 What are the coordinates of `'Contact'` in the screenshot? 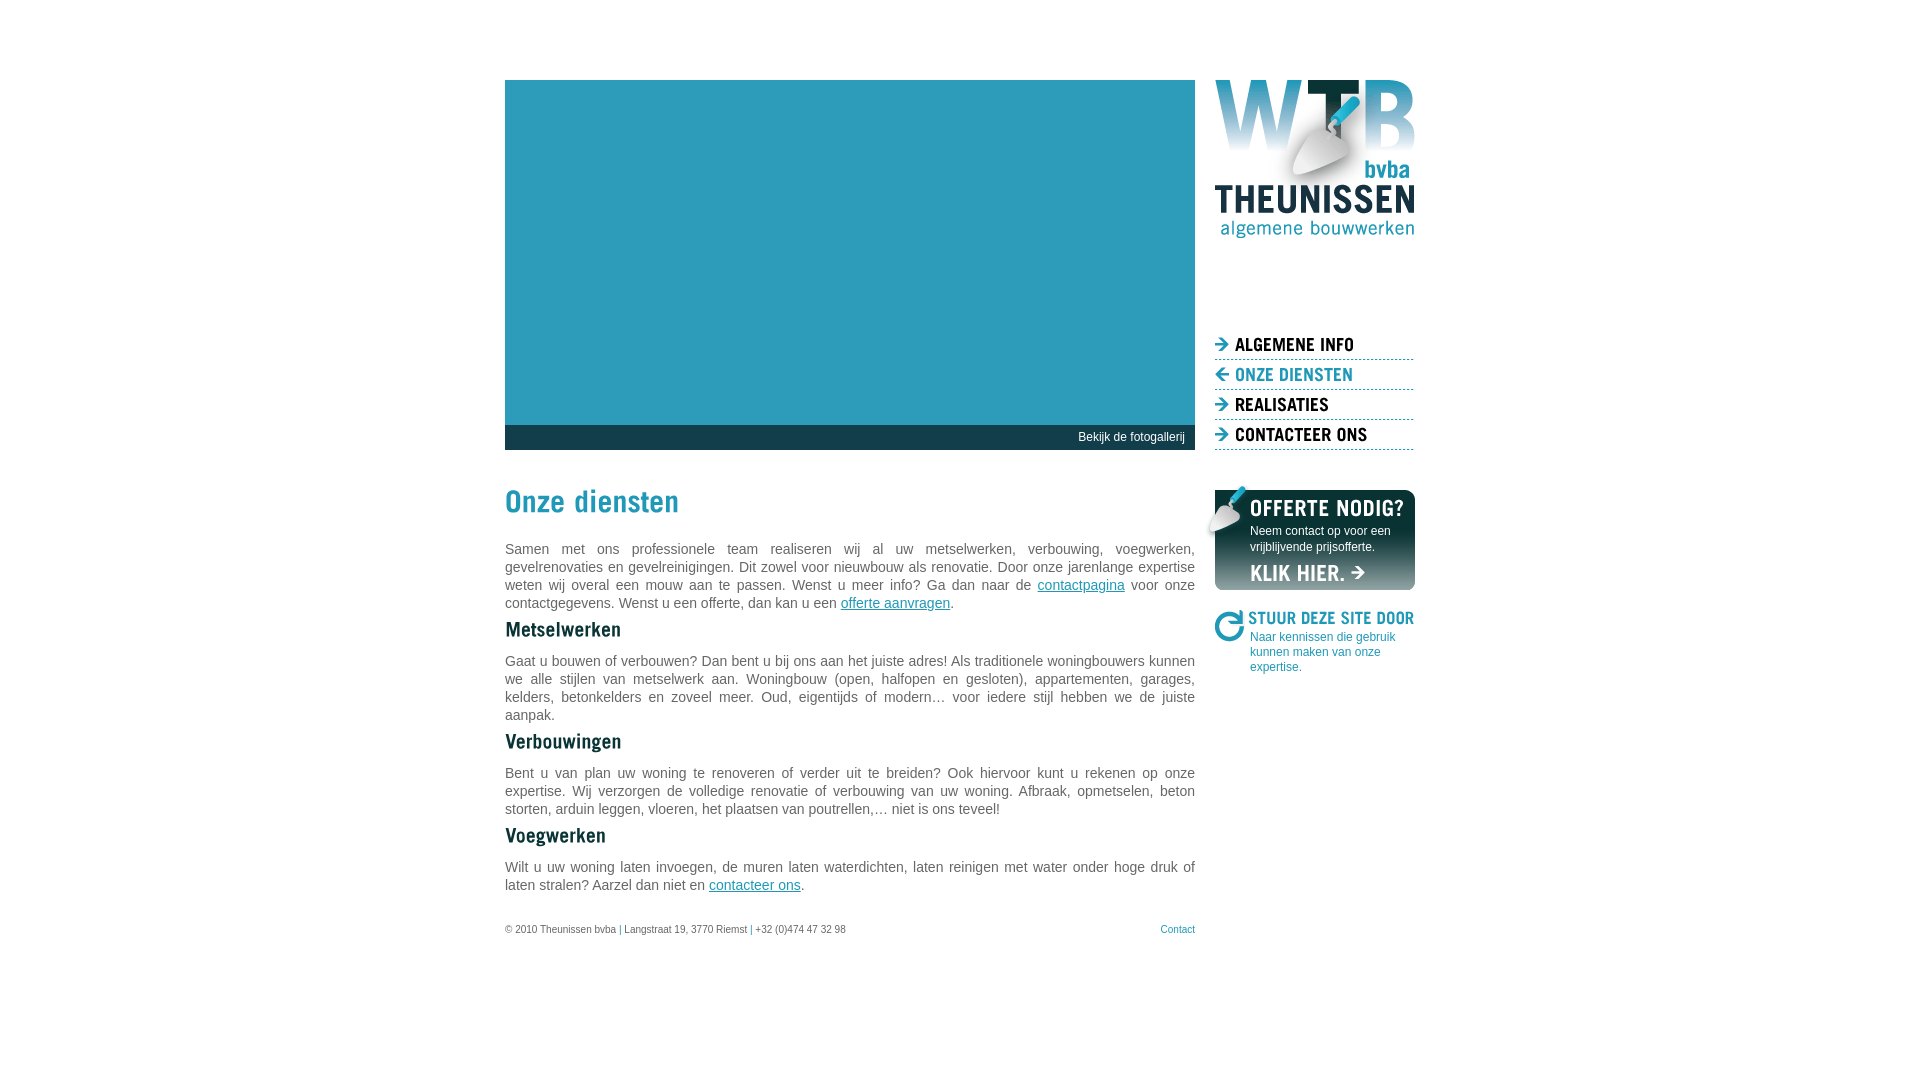 It's located at (1161, 929).